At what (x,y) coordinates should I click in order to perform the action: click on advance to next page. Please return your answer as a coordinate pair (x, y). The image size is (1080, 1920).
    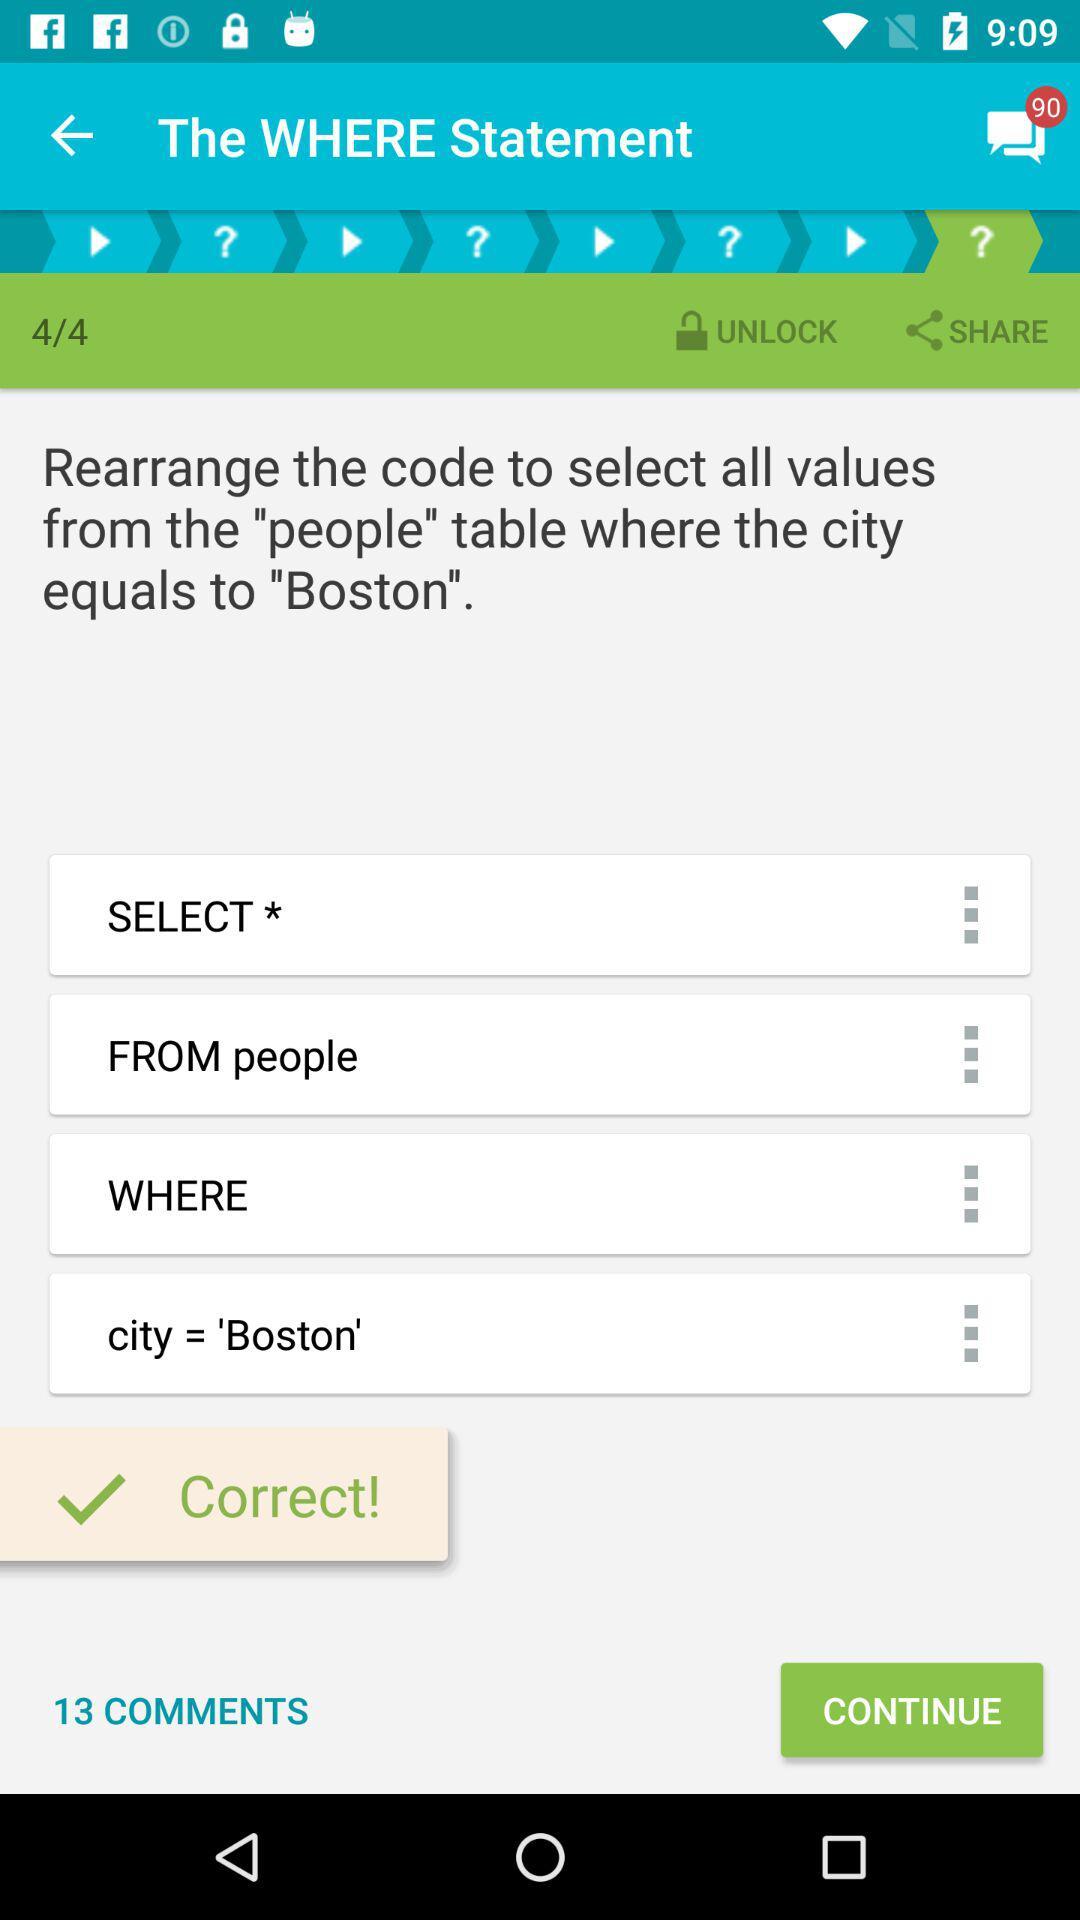
    Looking at the image, I should click on (601, 240).